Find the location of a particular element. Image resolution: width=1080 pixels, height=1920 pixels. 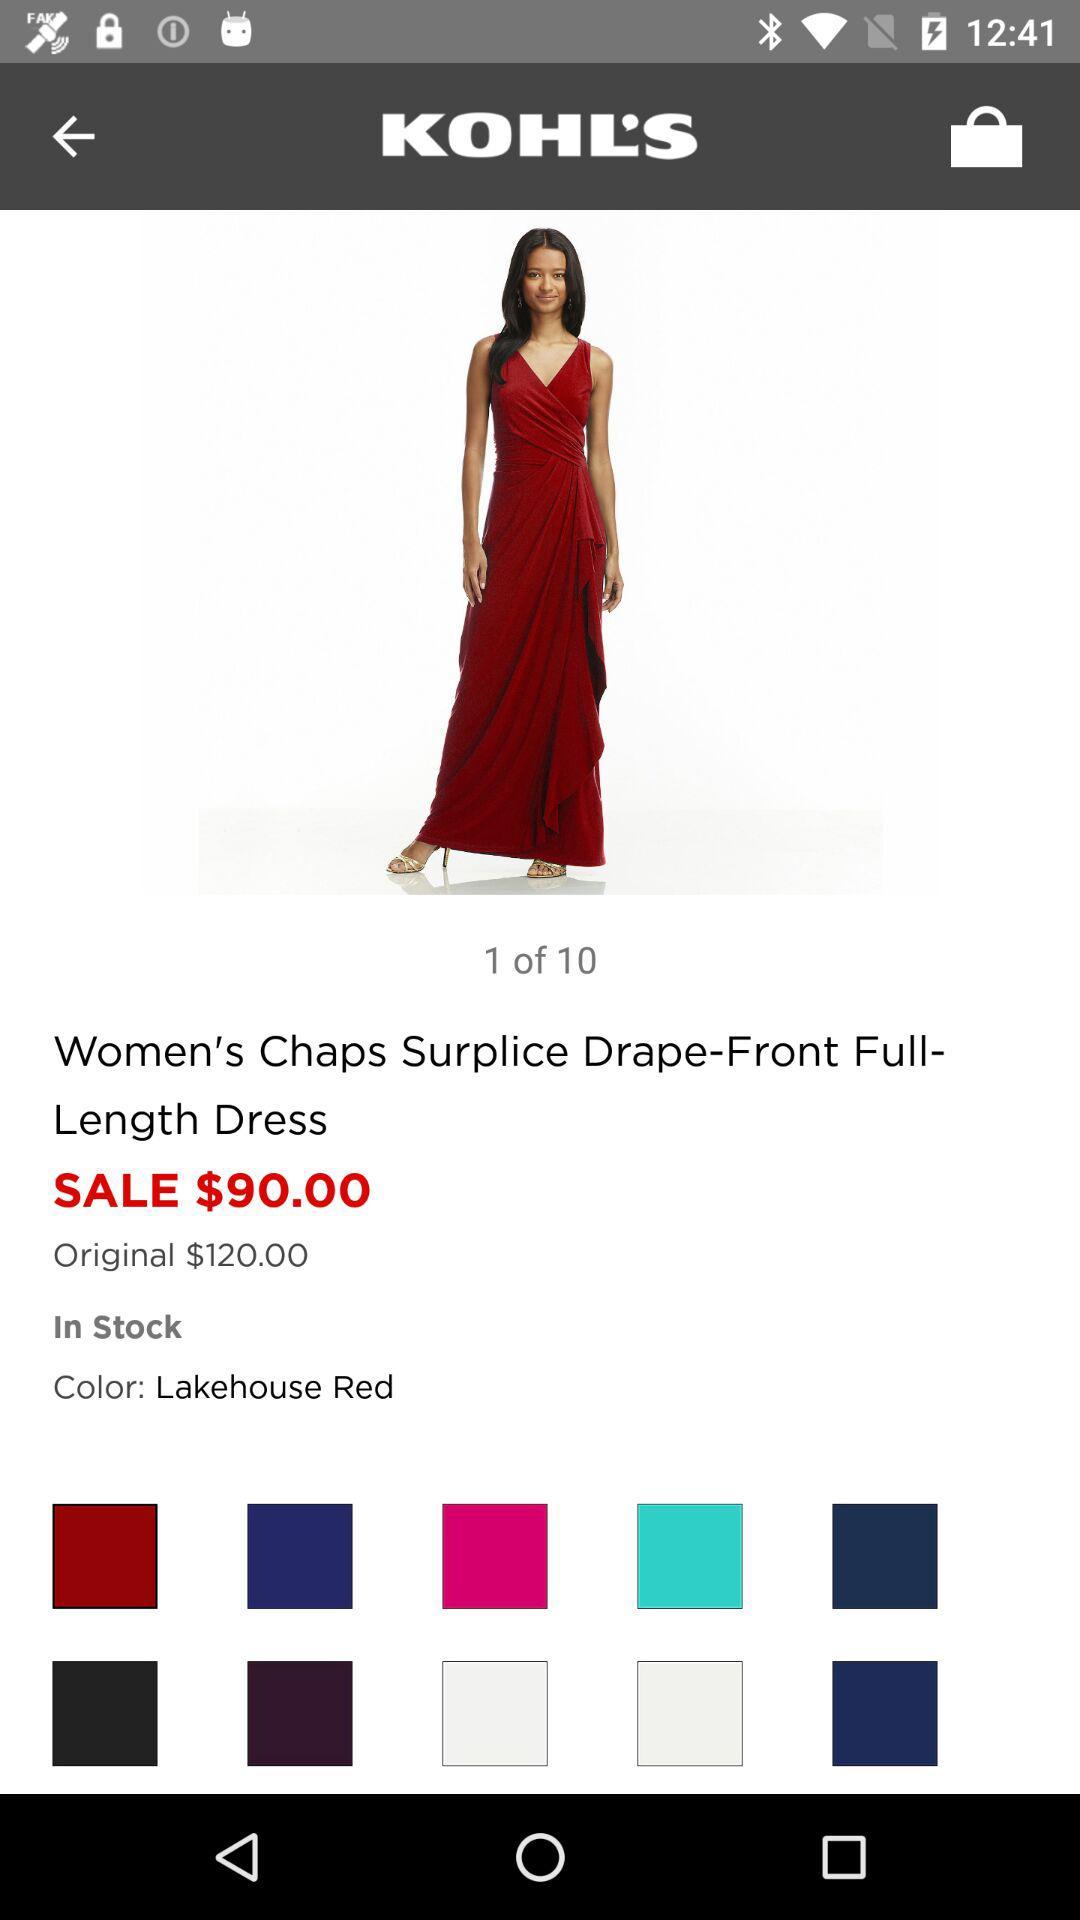

go do couler is located at coordinates (494, 1712).